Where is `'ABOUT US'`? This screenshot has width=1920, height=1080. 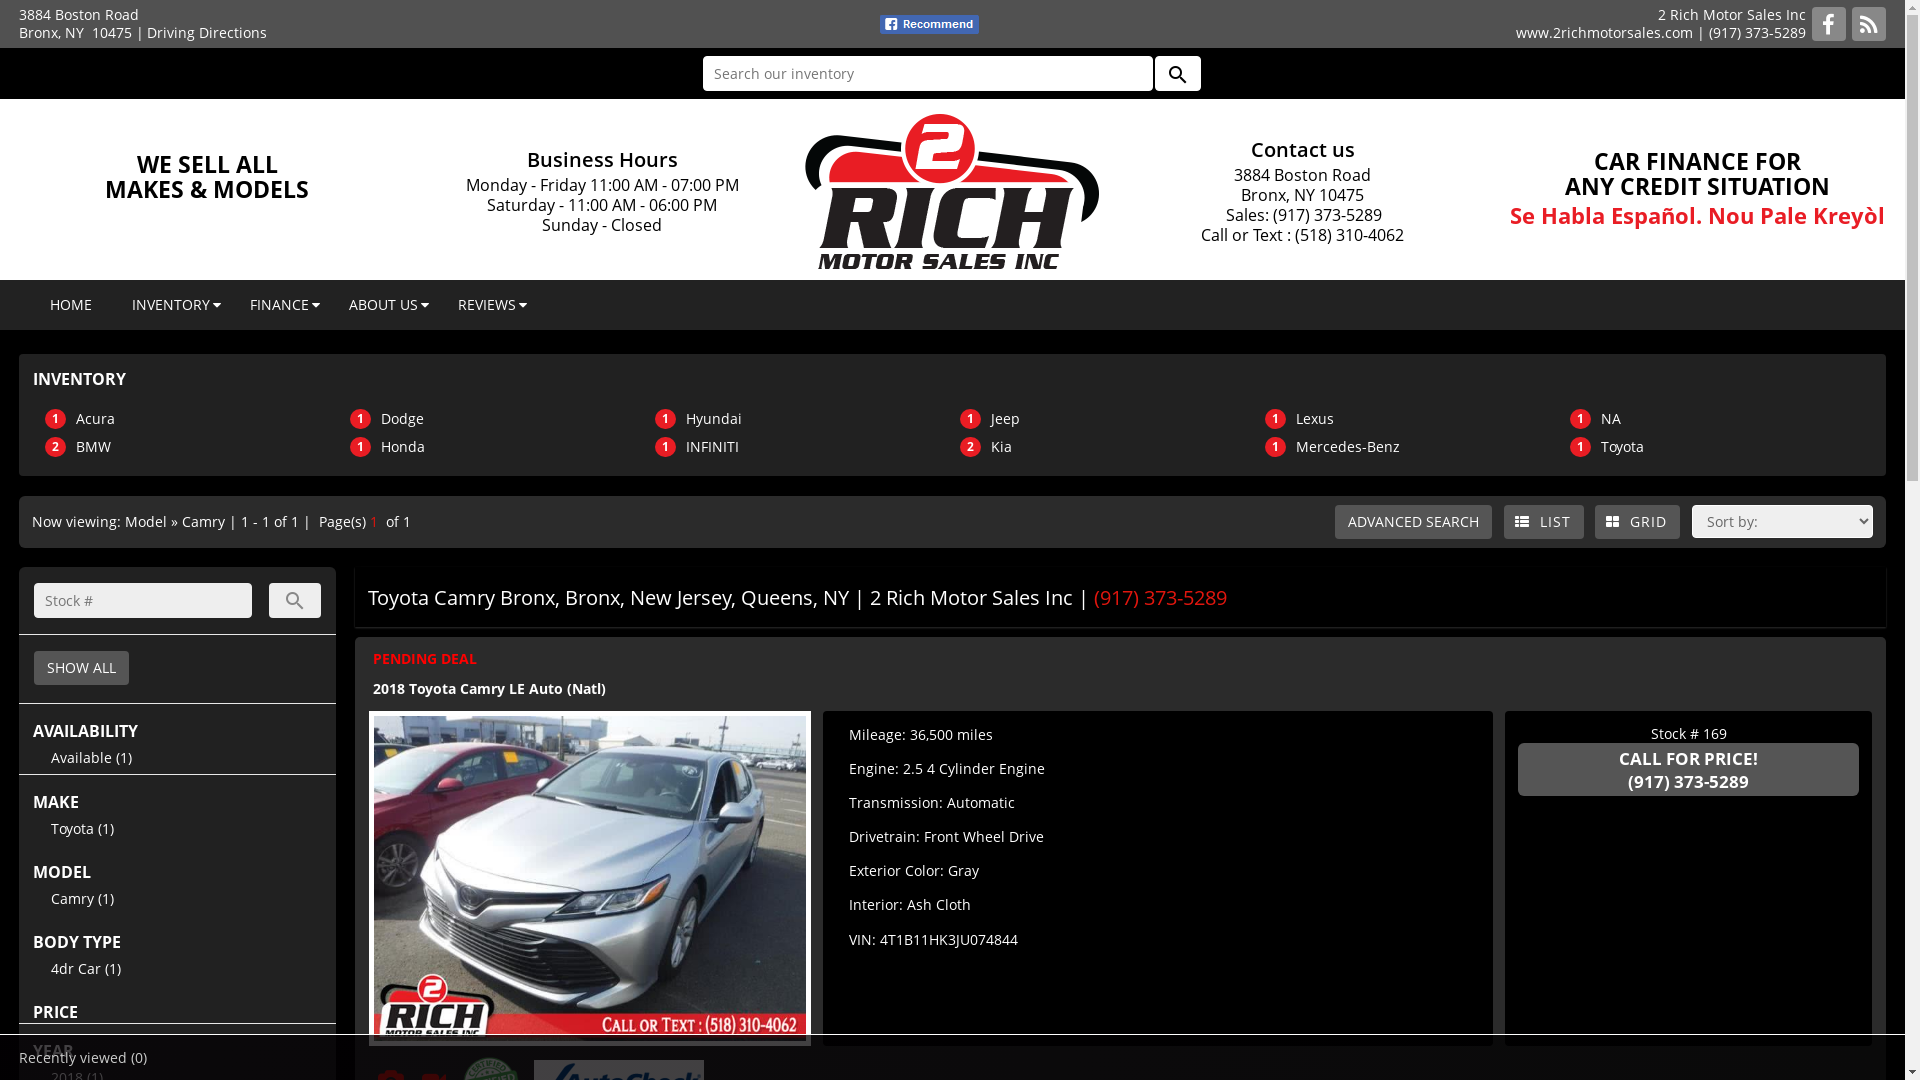
'ABOUT US' is located at coordinates (383, 304).